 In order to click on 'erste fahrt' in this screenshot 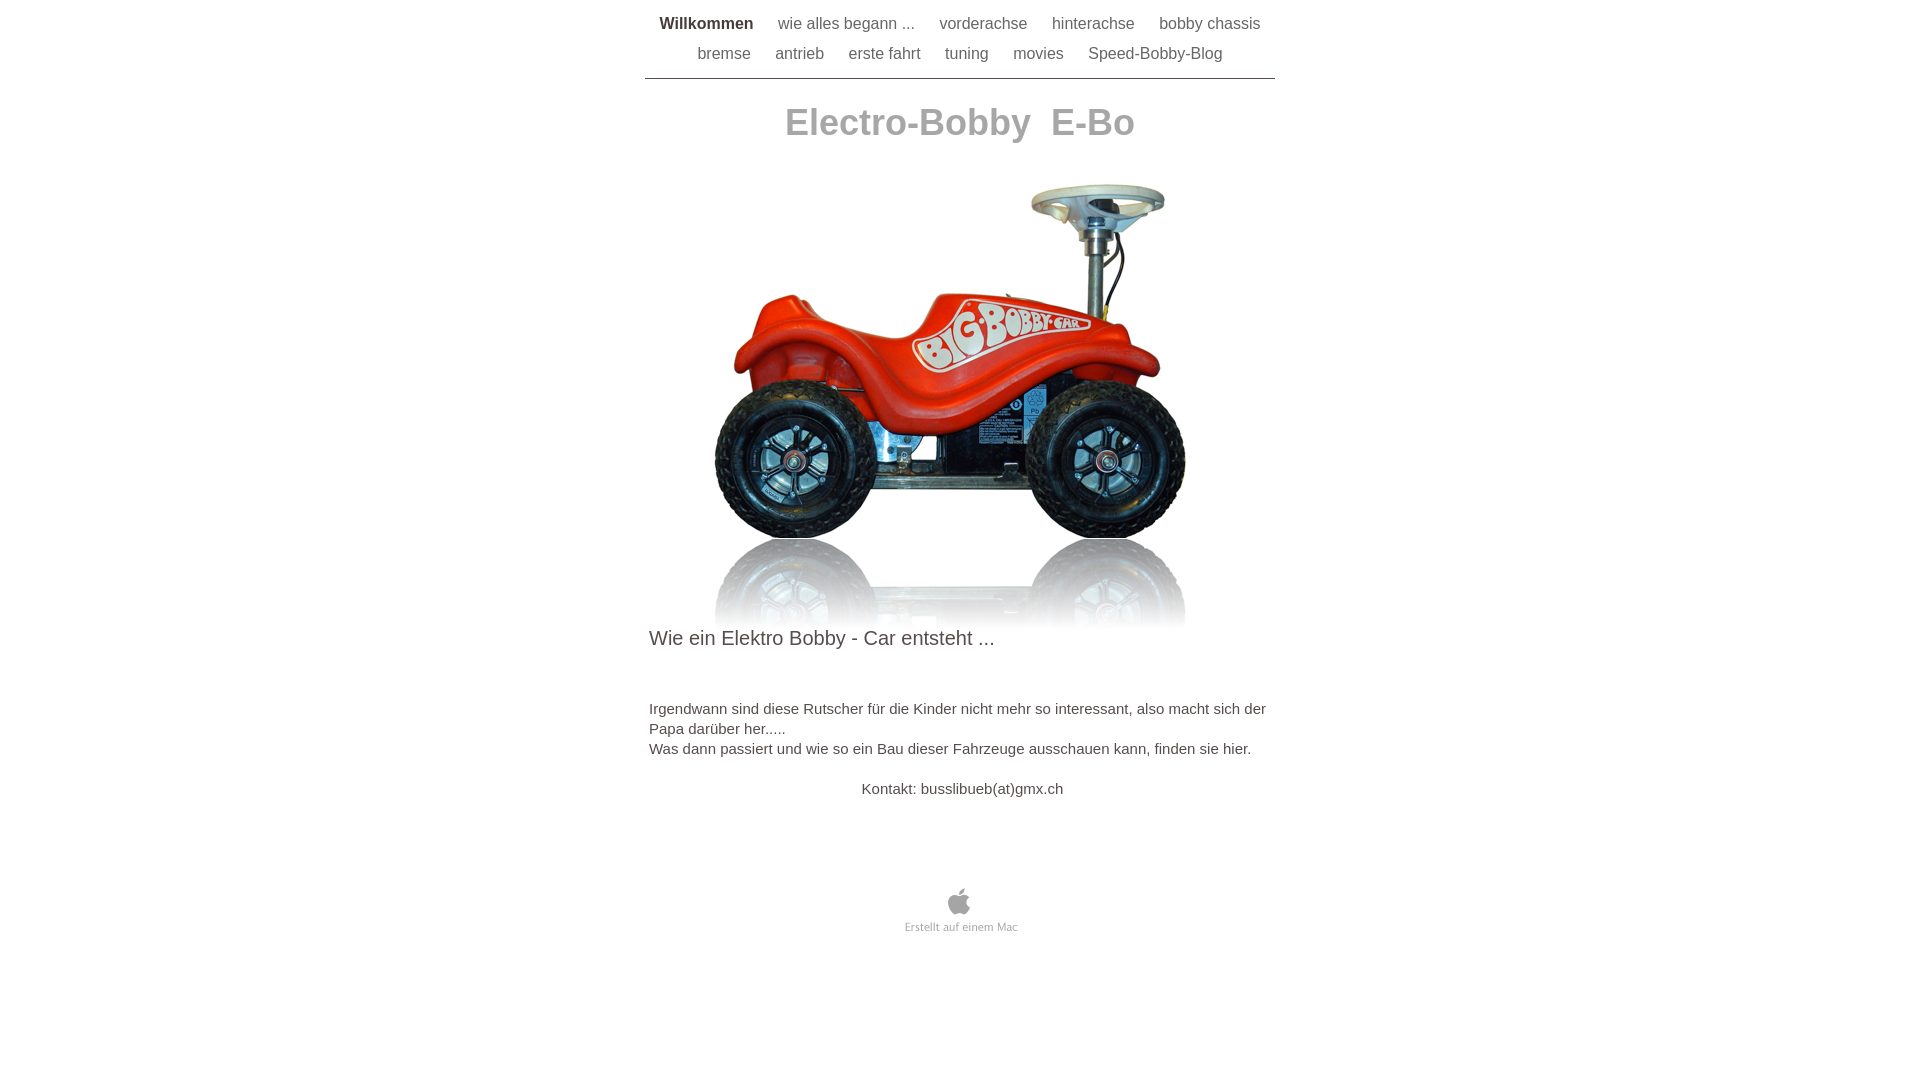, I will do `click(849, 52)`.